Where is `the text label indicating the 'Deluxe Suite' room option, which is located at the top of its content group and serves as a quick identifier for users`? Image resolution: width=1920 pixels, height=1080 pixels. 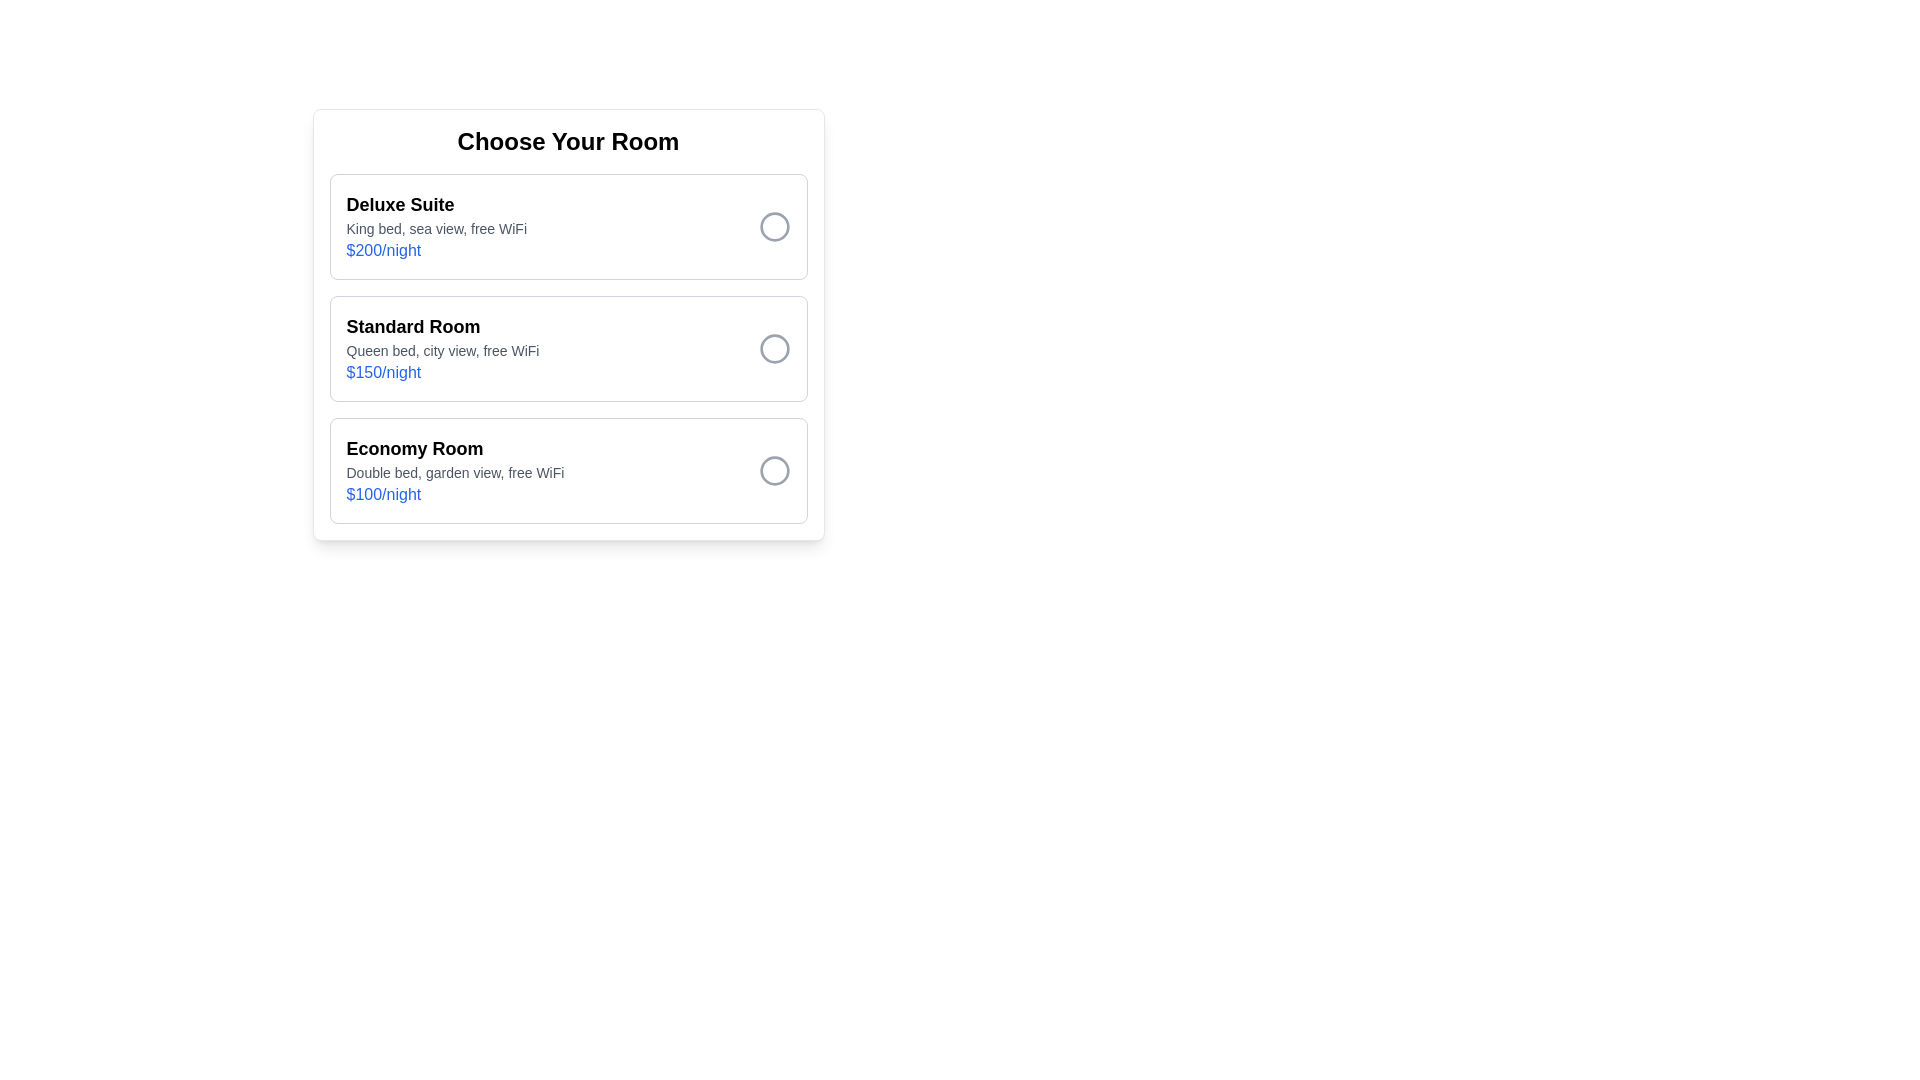 the text label indicating the 'Deluxe Suite' room option, which is located at the top of its content group and serves as a quick identifier for users is located at coordinates (435, 204).